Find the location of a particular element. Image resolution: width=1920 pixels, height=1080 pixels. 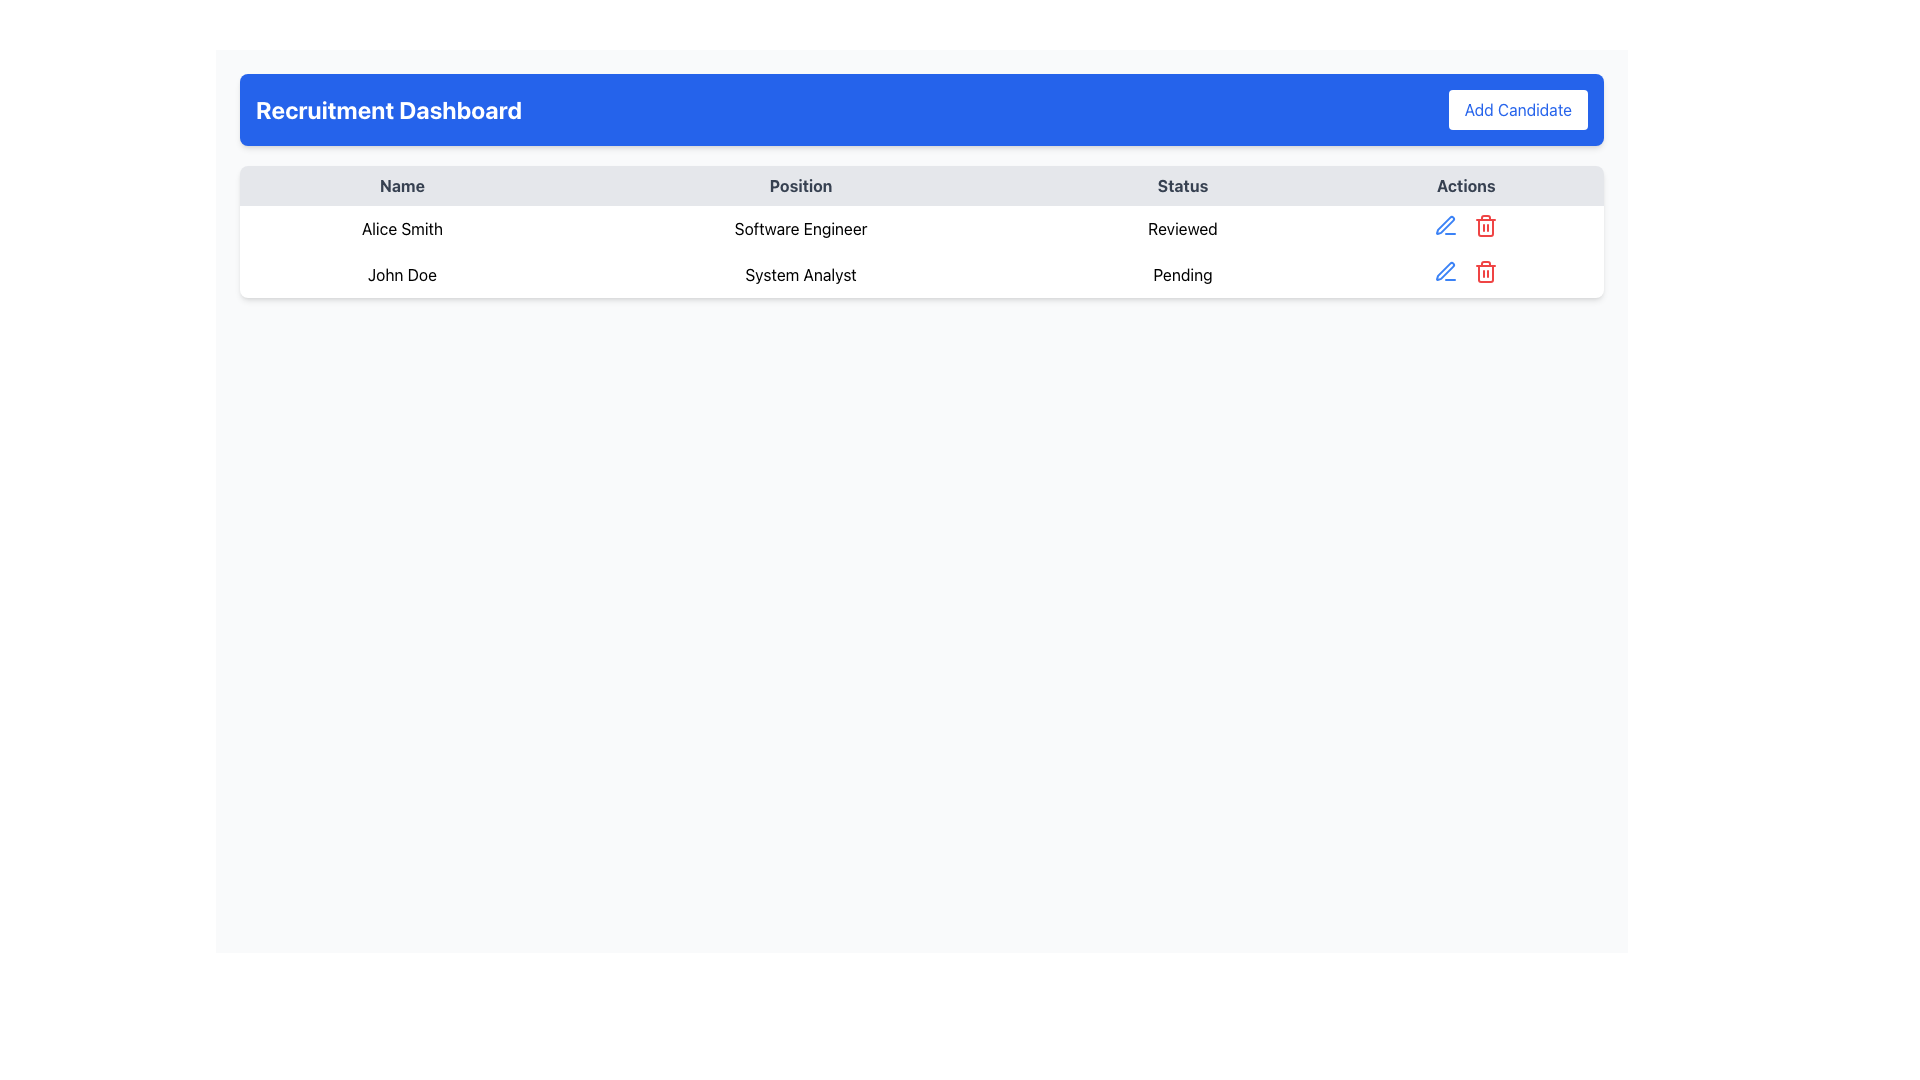

the red trash bin icon in the Actions column of the row labeled 'John Doe' is located at coordinates (1466, 274).